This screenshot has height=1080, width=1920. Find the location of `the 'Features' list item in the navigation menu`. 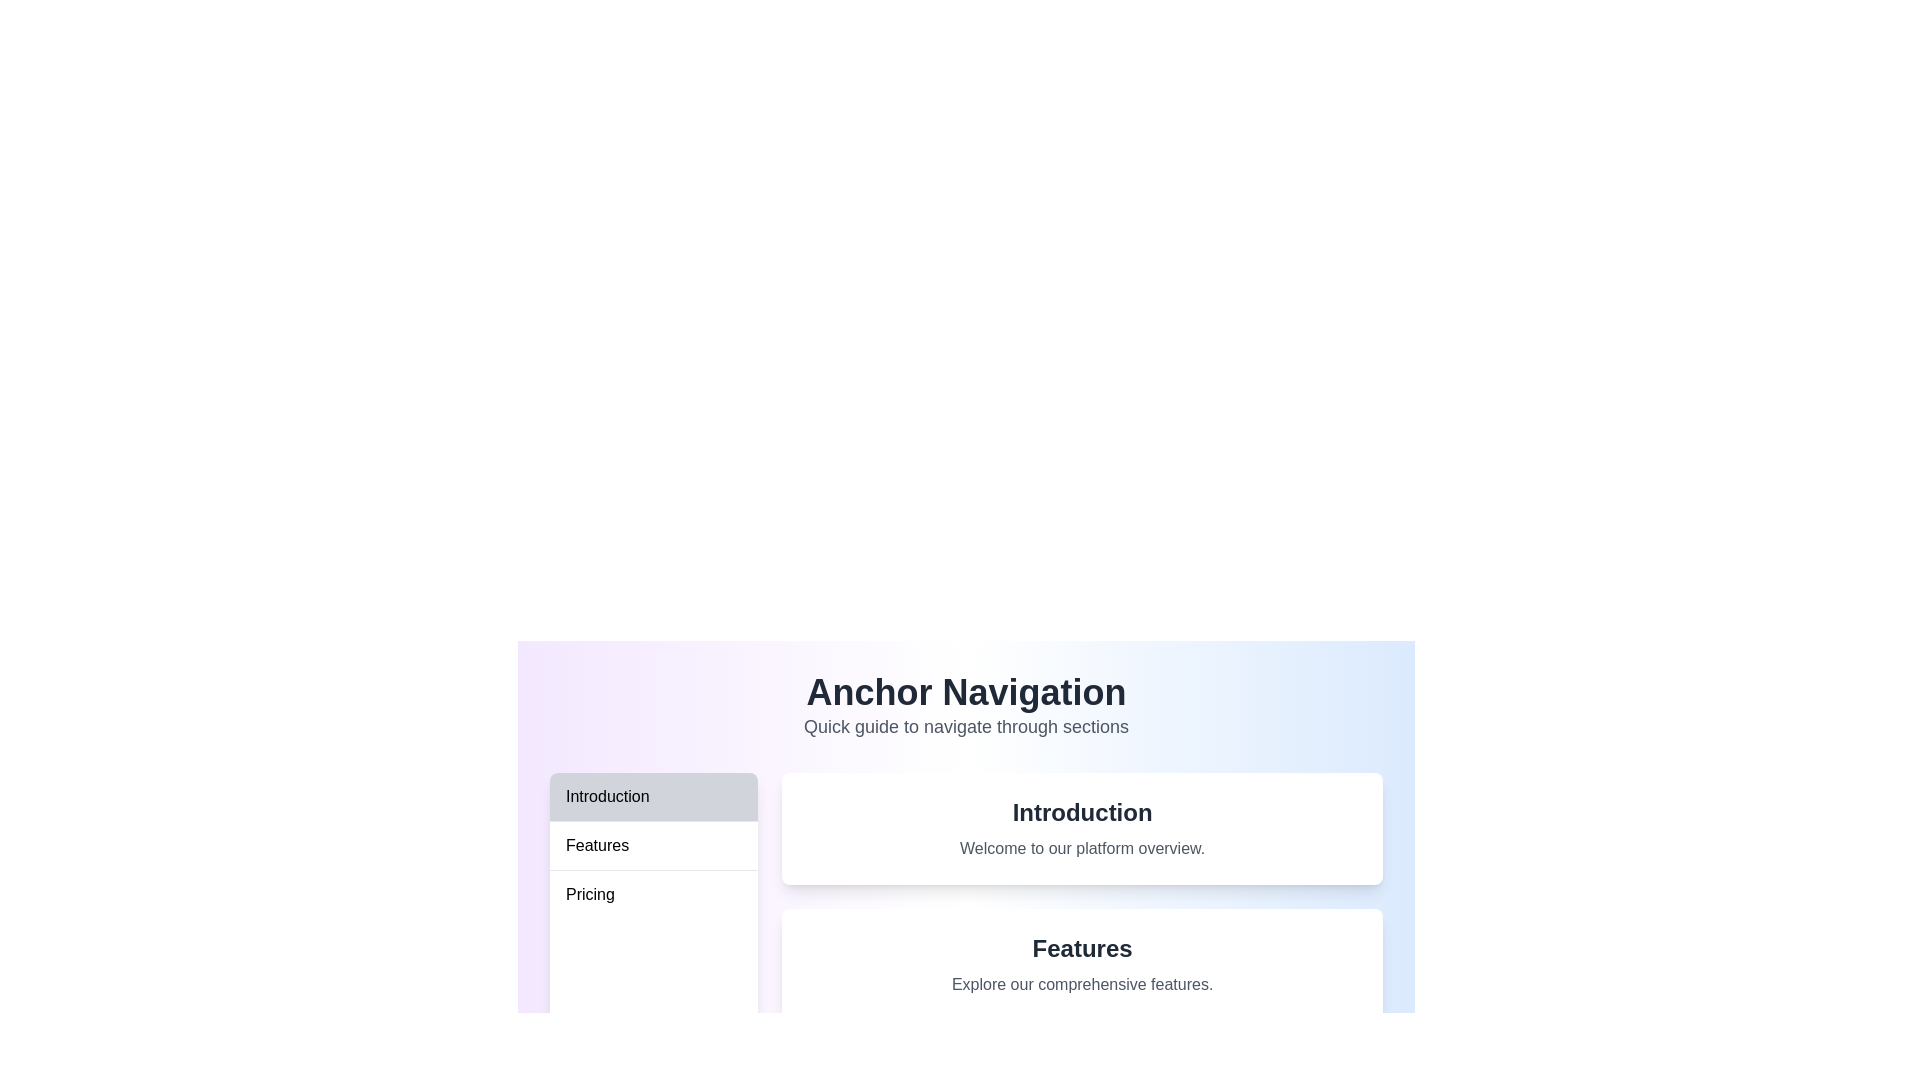

the 'Features' list item in the navigation menu is located at coordinates (654, 845).